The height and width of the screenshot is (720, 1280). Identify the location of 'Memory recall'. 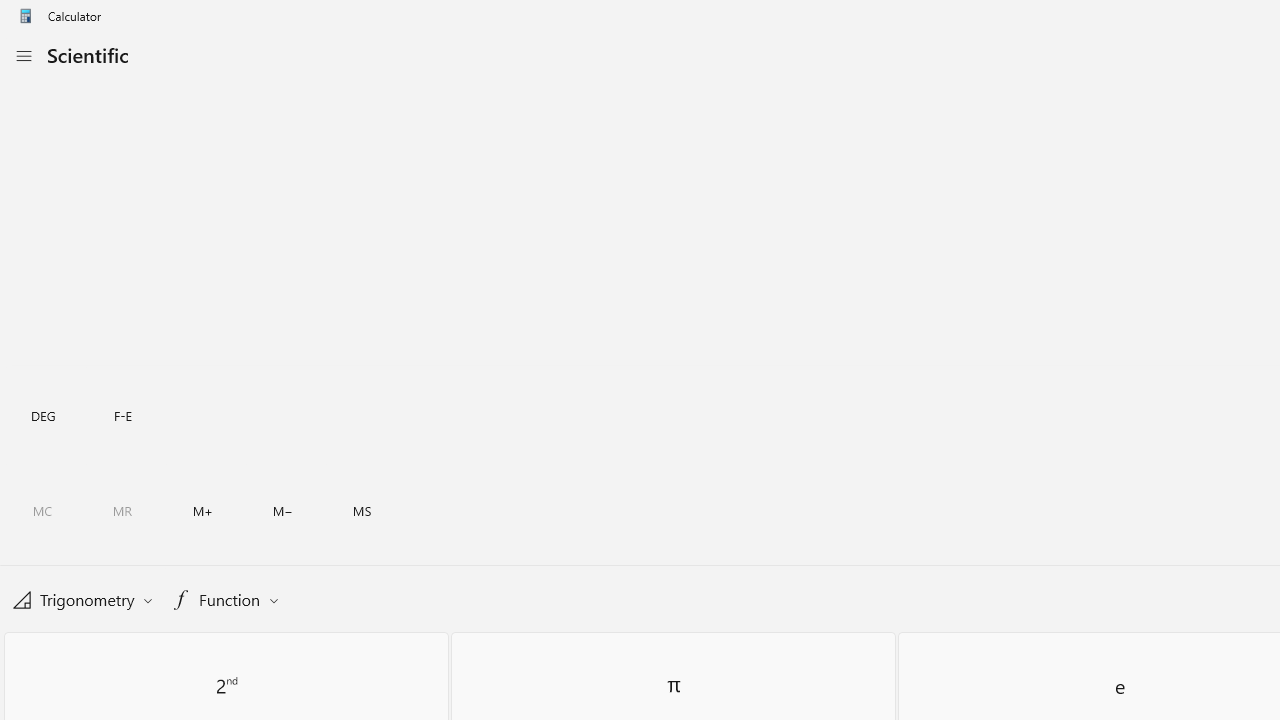
(122, 510).